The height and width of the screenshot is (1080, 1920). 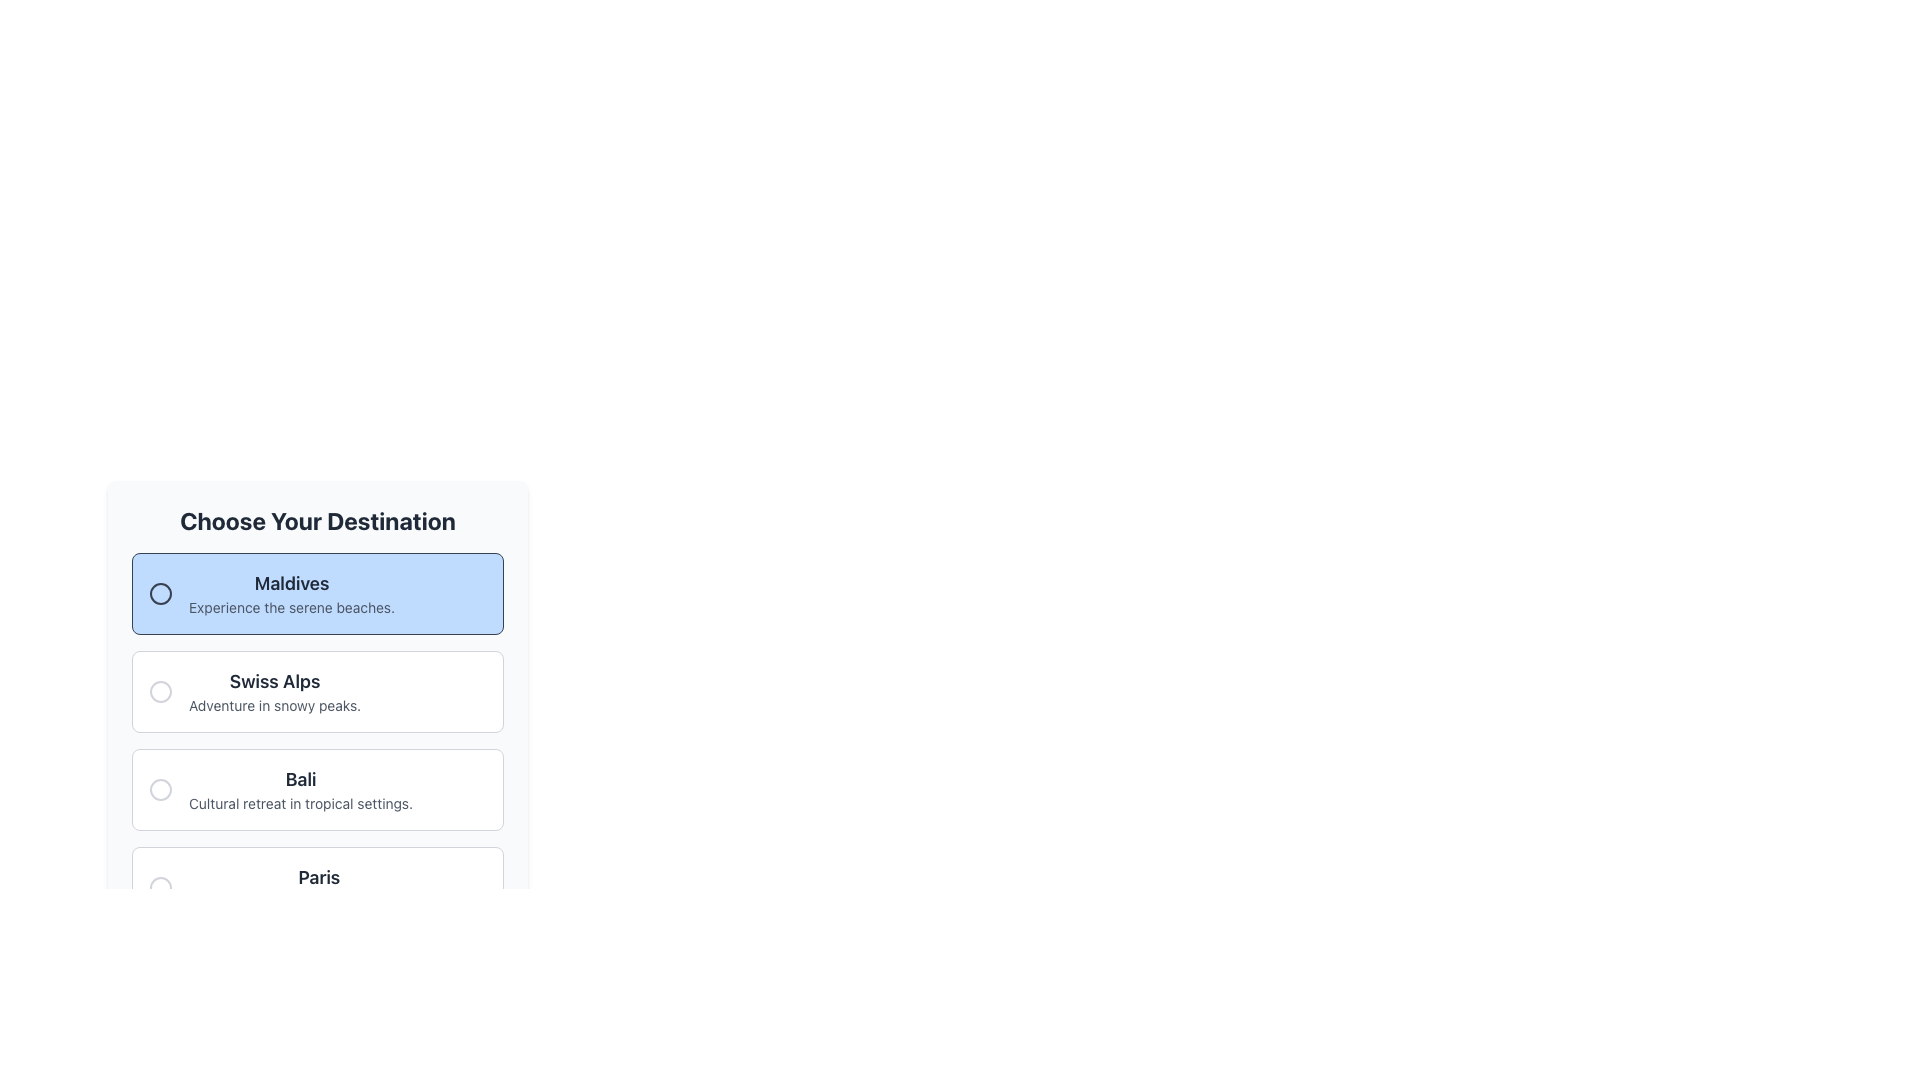 What do you see at coordinates (161, 690) in the screenshot?
I see `the appearance of the unfilled circular SVG component with a 10-unit radius, located to the left of the 'Swiss Alps' option in the selectable list` at bounding box center [161, 690].